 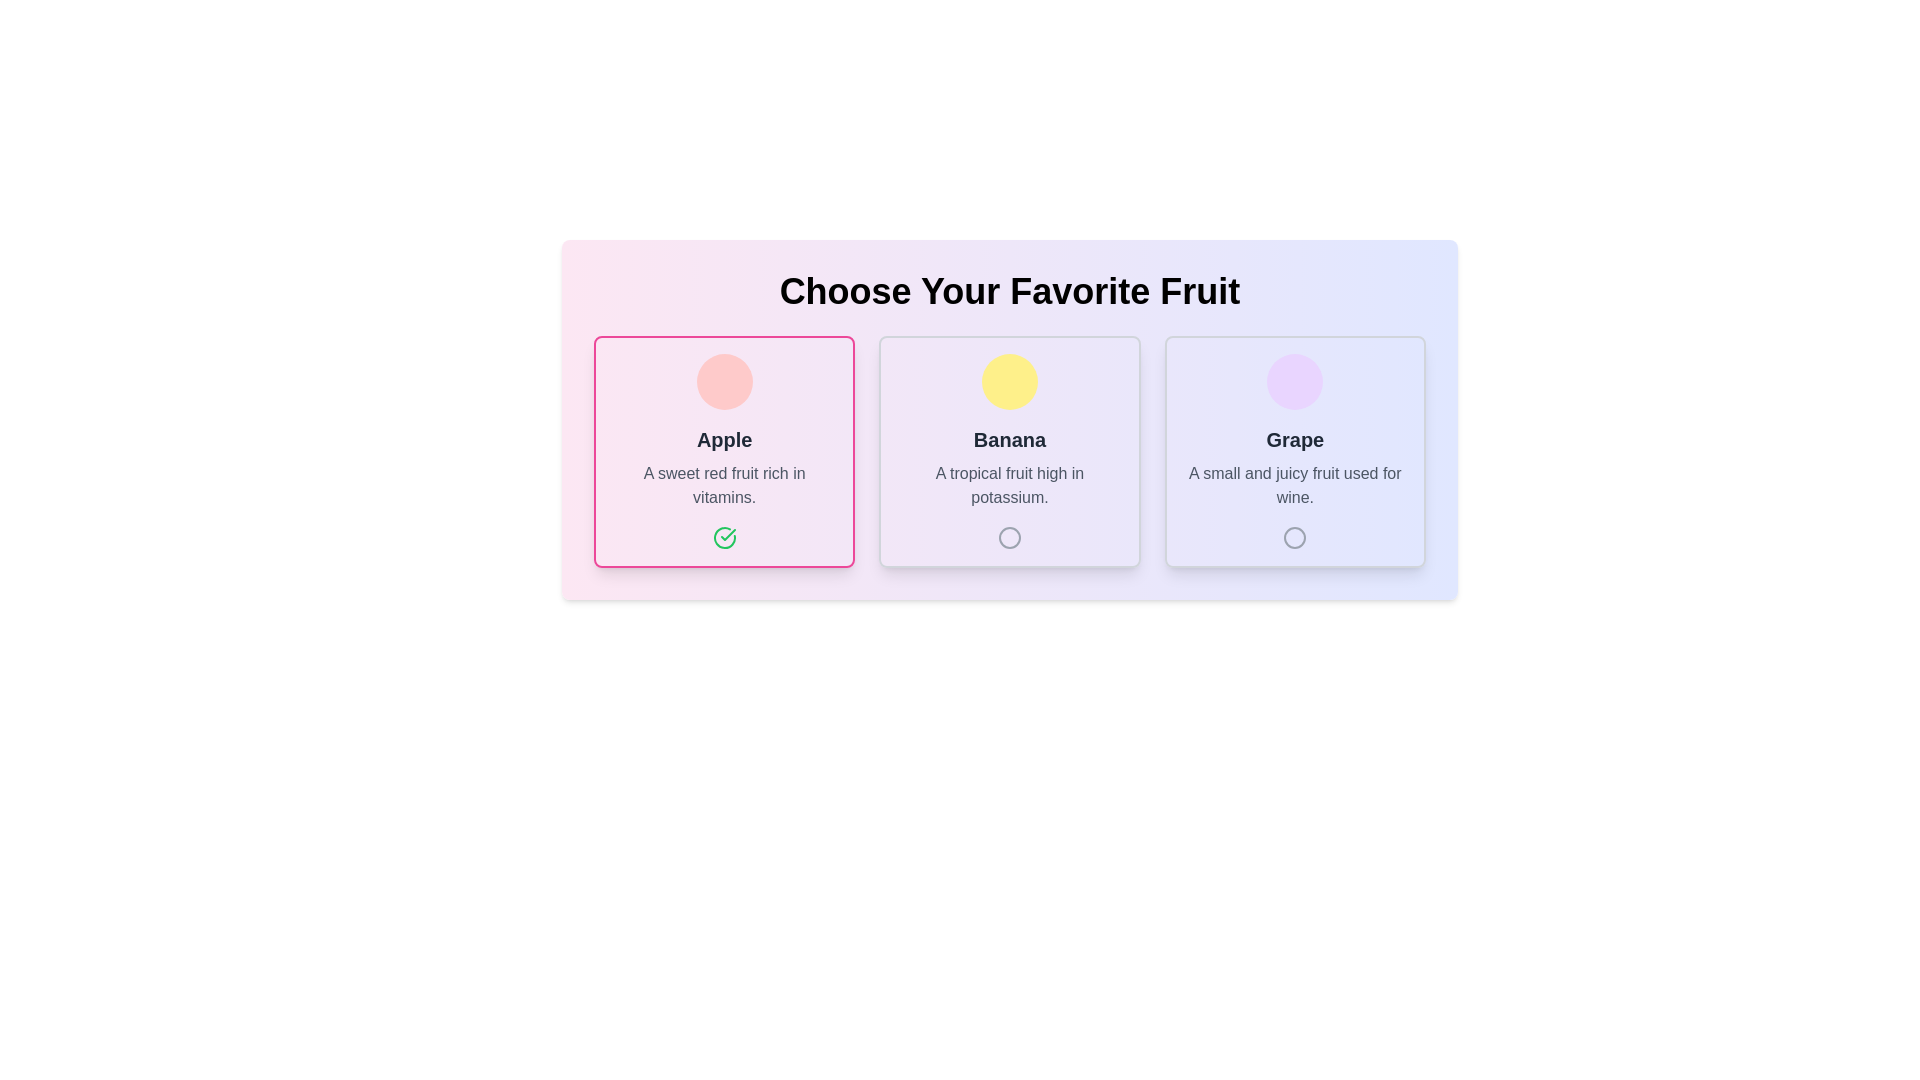 I want to click on the circular indicator icon located at the bottom center of the 'Grape' card, which is the third card in the row of fruit cards, so click(x=1295, y=536).